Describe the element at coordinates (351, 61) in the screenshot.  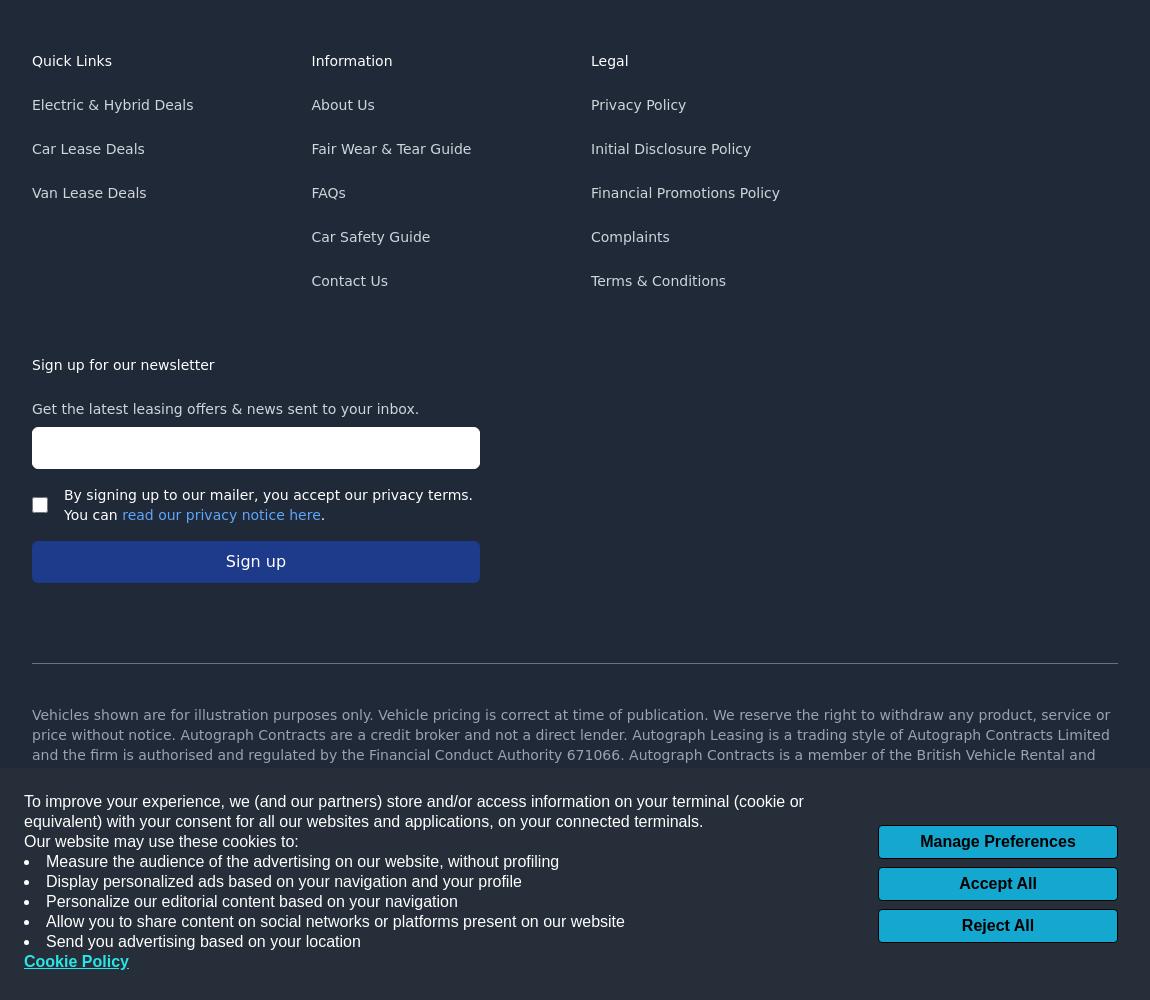
I see `'Information'` at that location.